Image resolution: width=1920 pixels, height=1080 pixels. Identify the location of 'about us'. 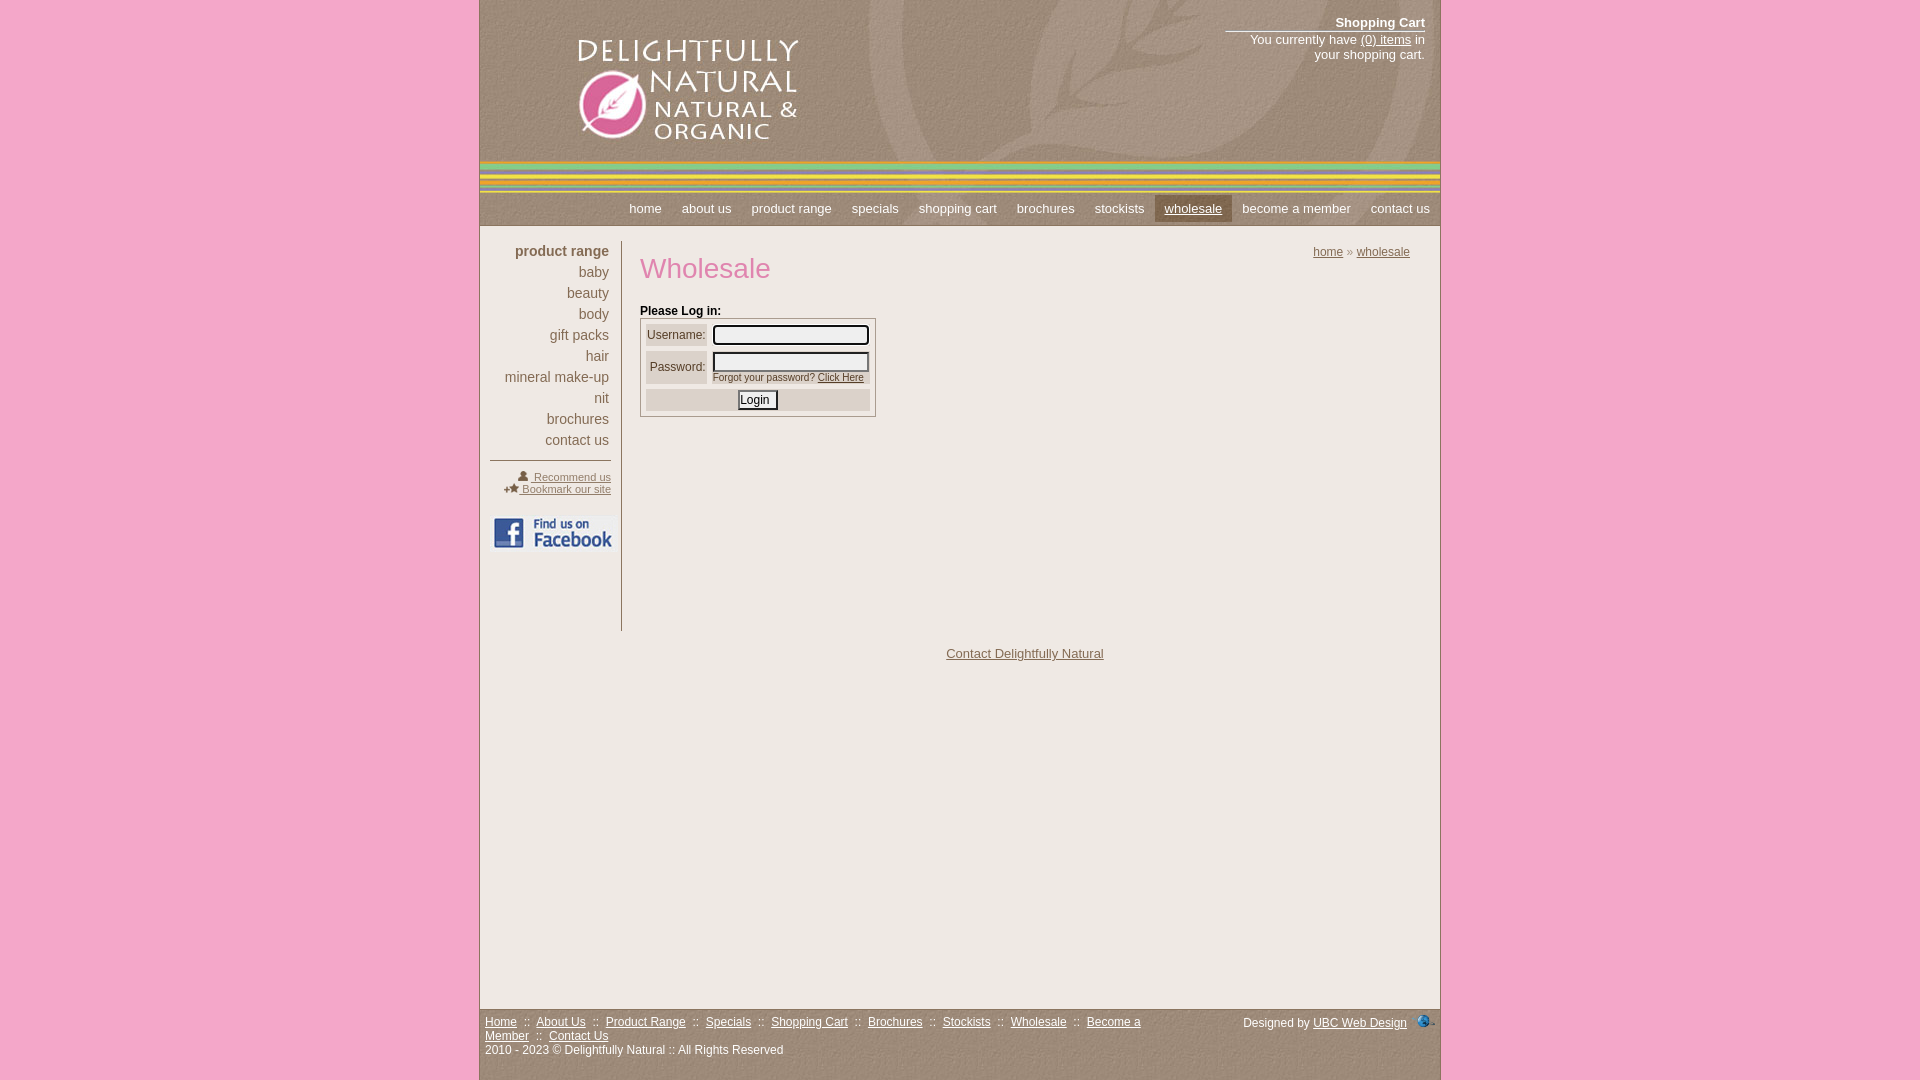
(706, 208).